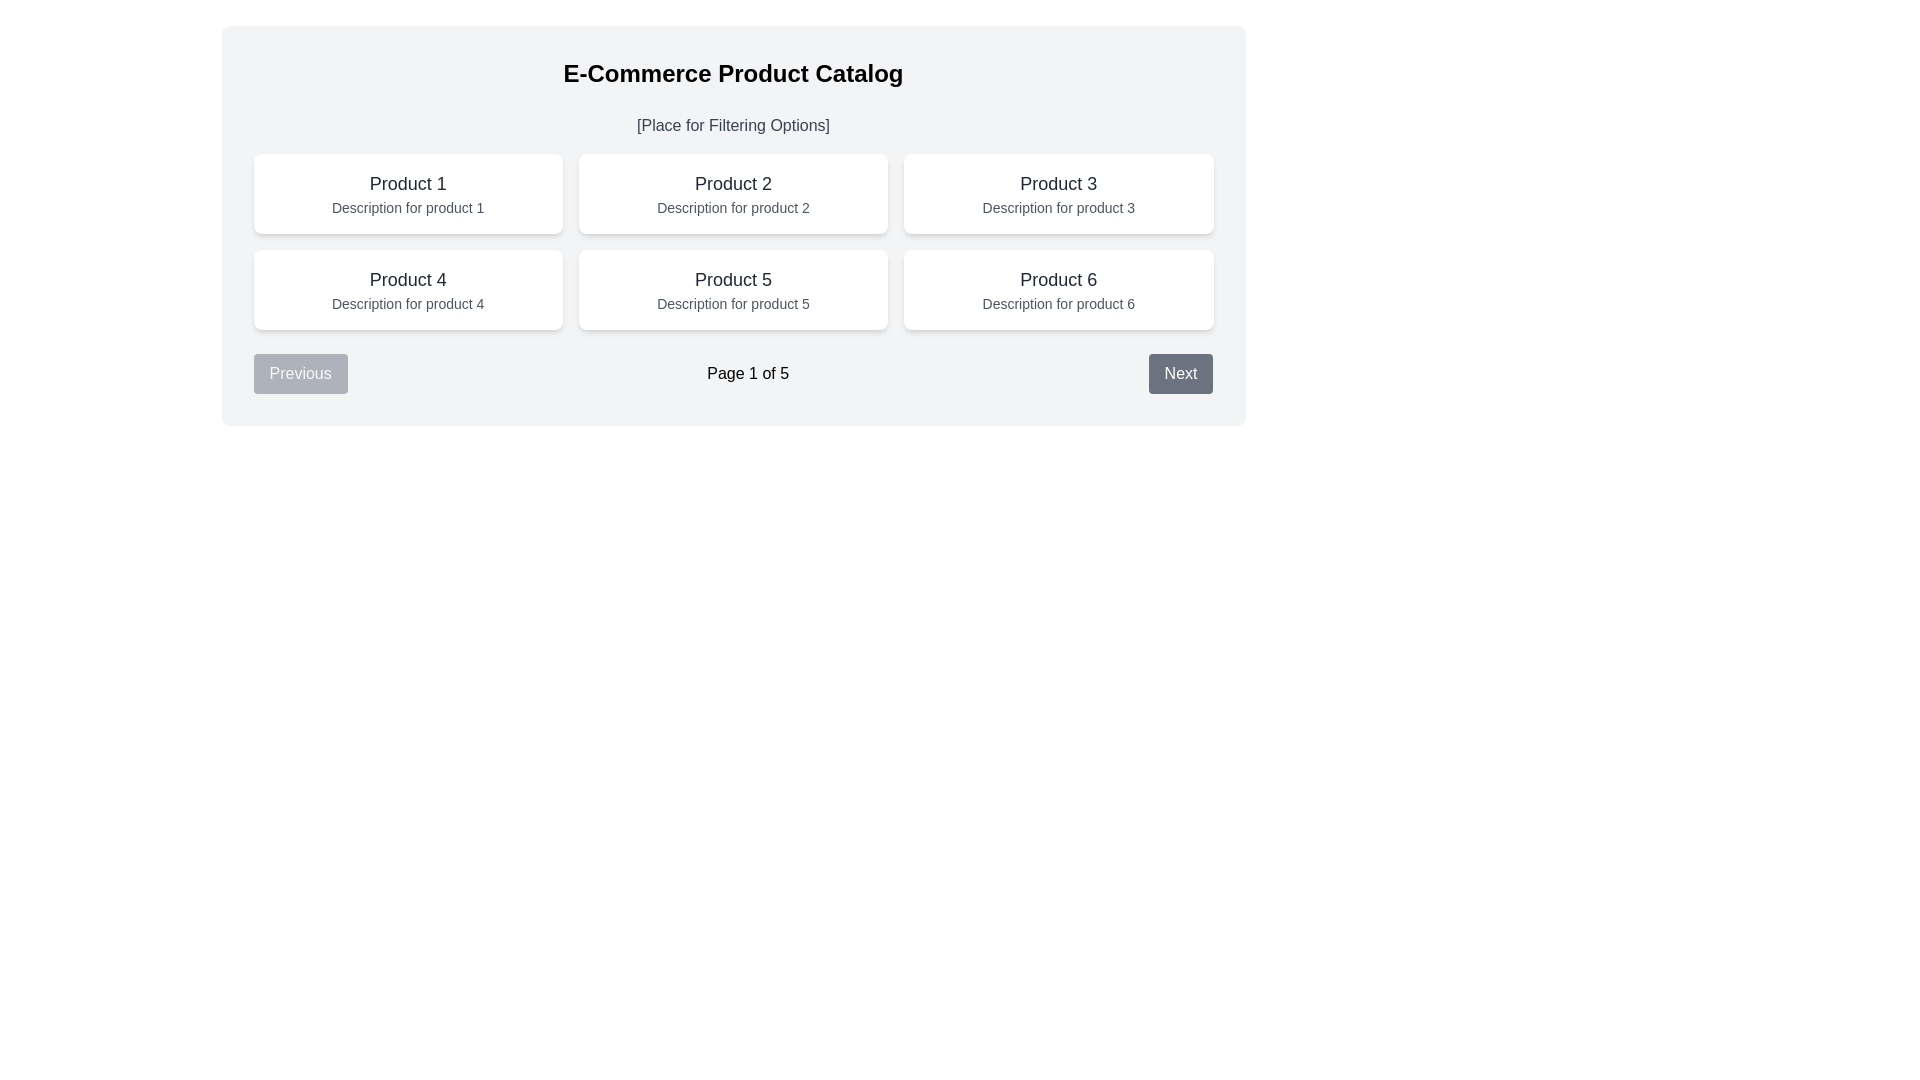 The height and width of the screenshot is (1080, 1920). What do you see at coordinates (407, 184) in the screenshot?
I see `the product title text label located in the top-left card of the product catalog grid, which serves as an identifier and header for the card's content` at bounding box center [407, 184].